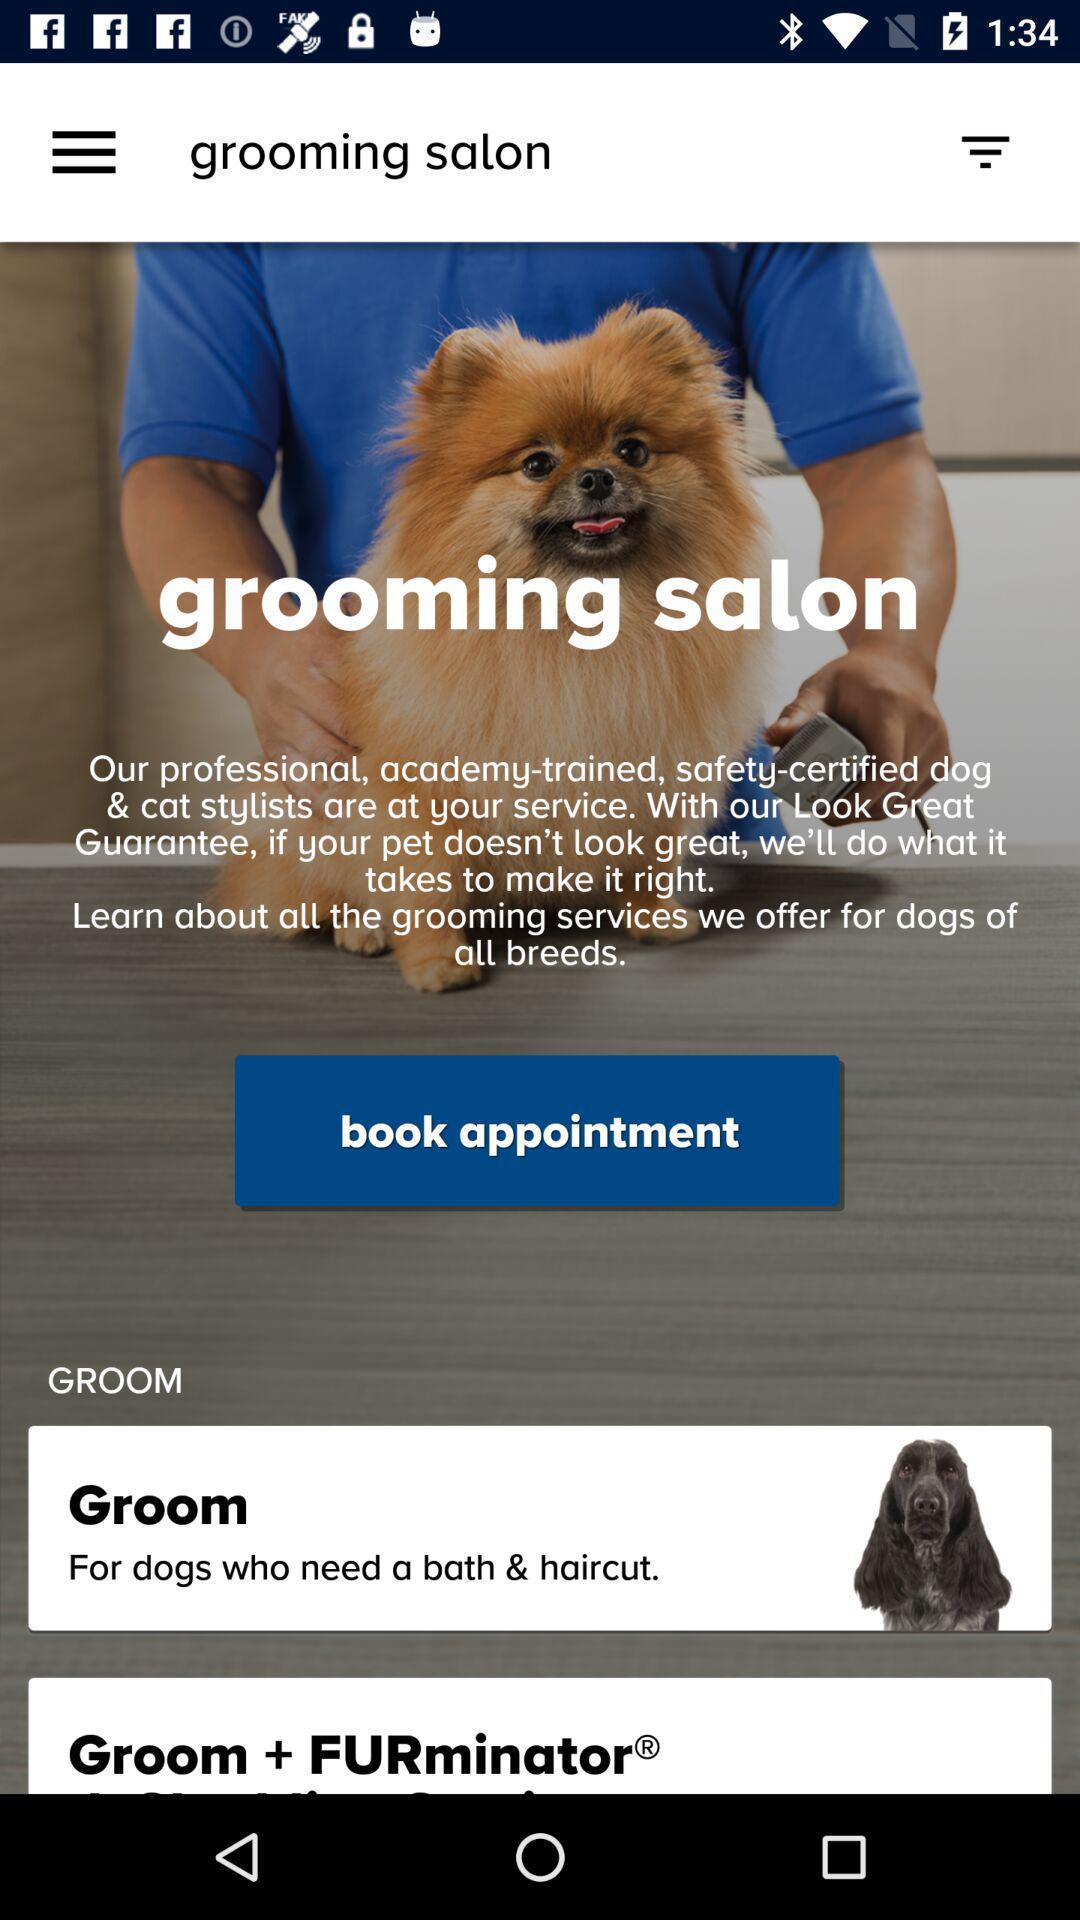  What do you see at coordinates (83, 151) in the screenshot?
I see `the item next to grooming salon` at bounding box center [83, 151].